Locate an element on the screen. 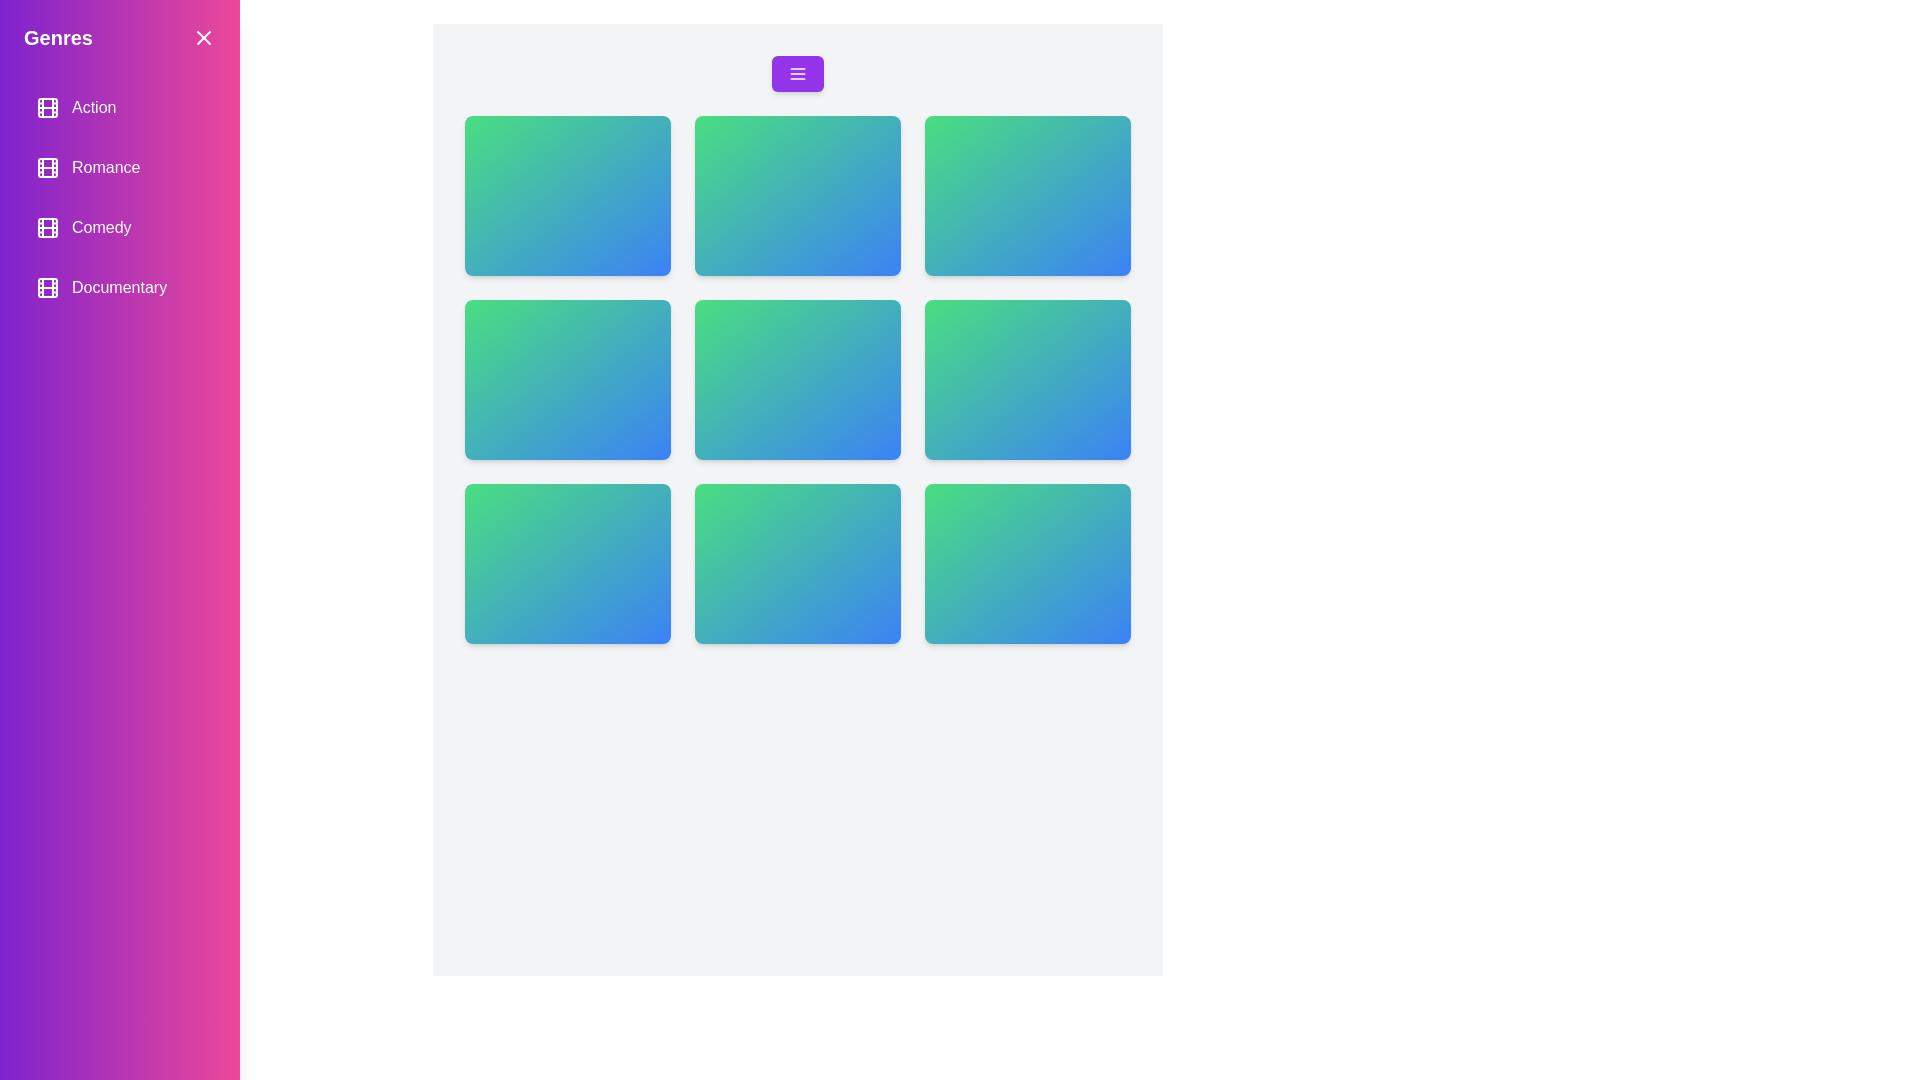 The height and width of the screenshot is (1080, 1920). the genre item labeled Documentary is located at coordinates (119, 288).